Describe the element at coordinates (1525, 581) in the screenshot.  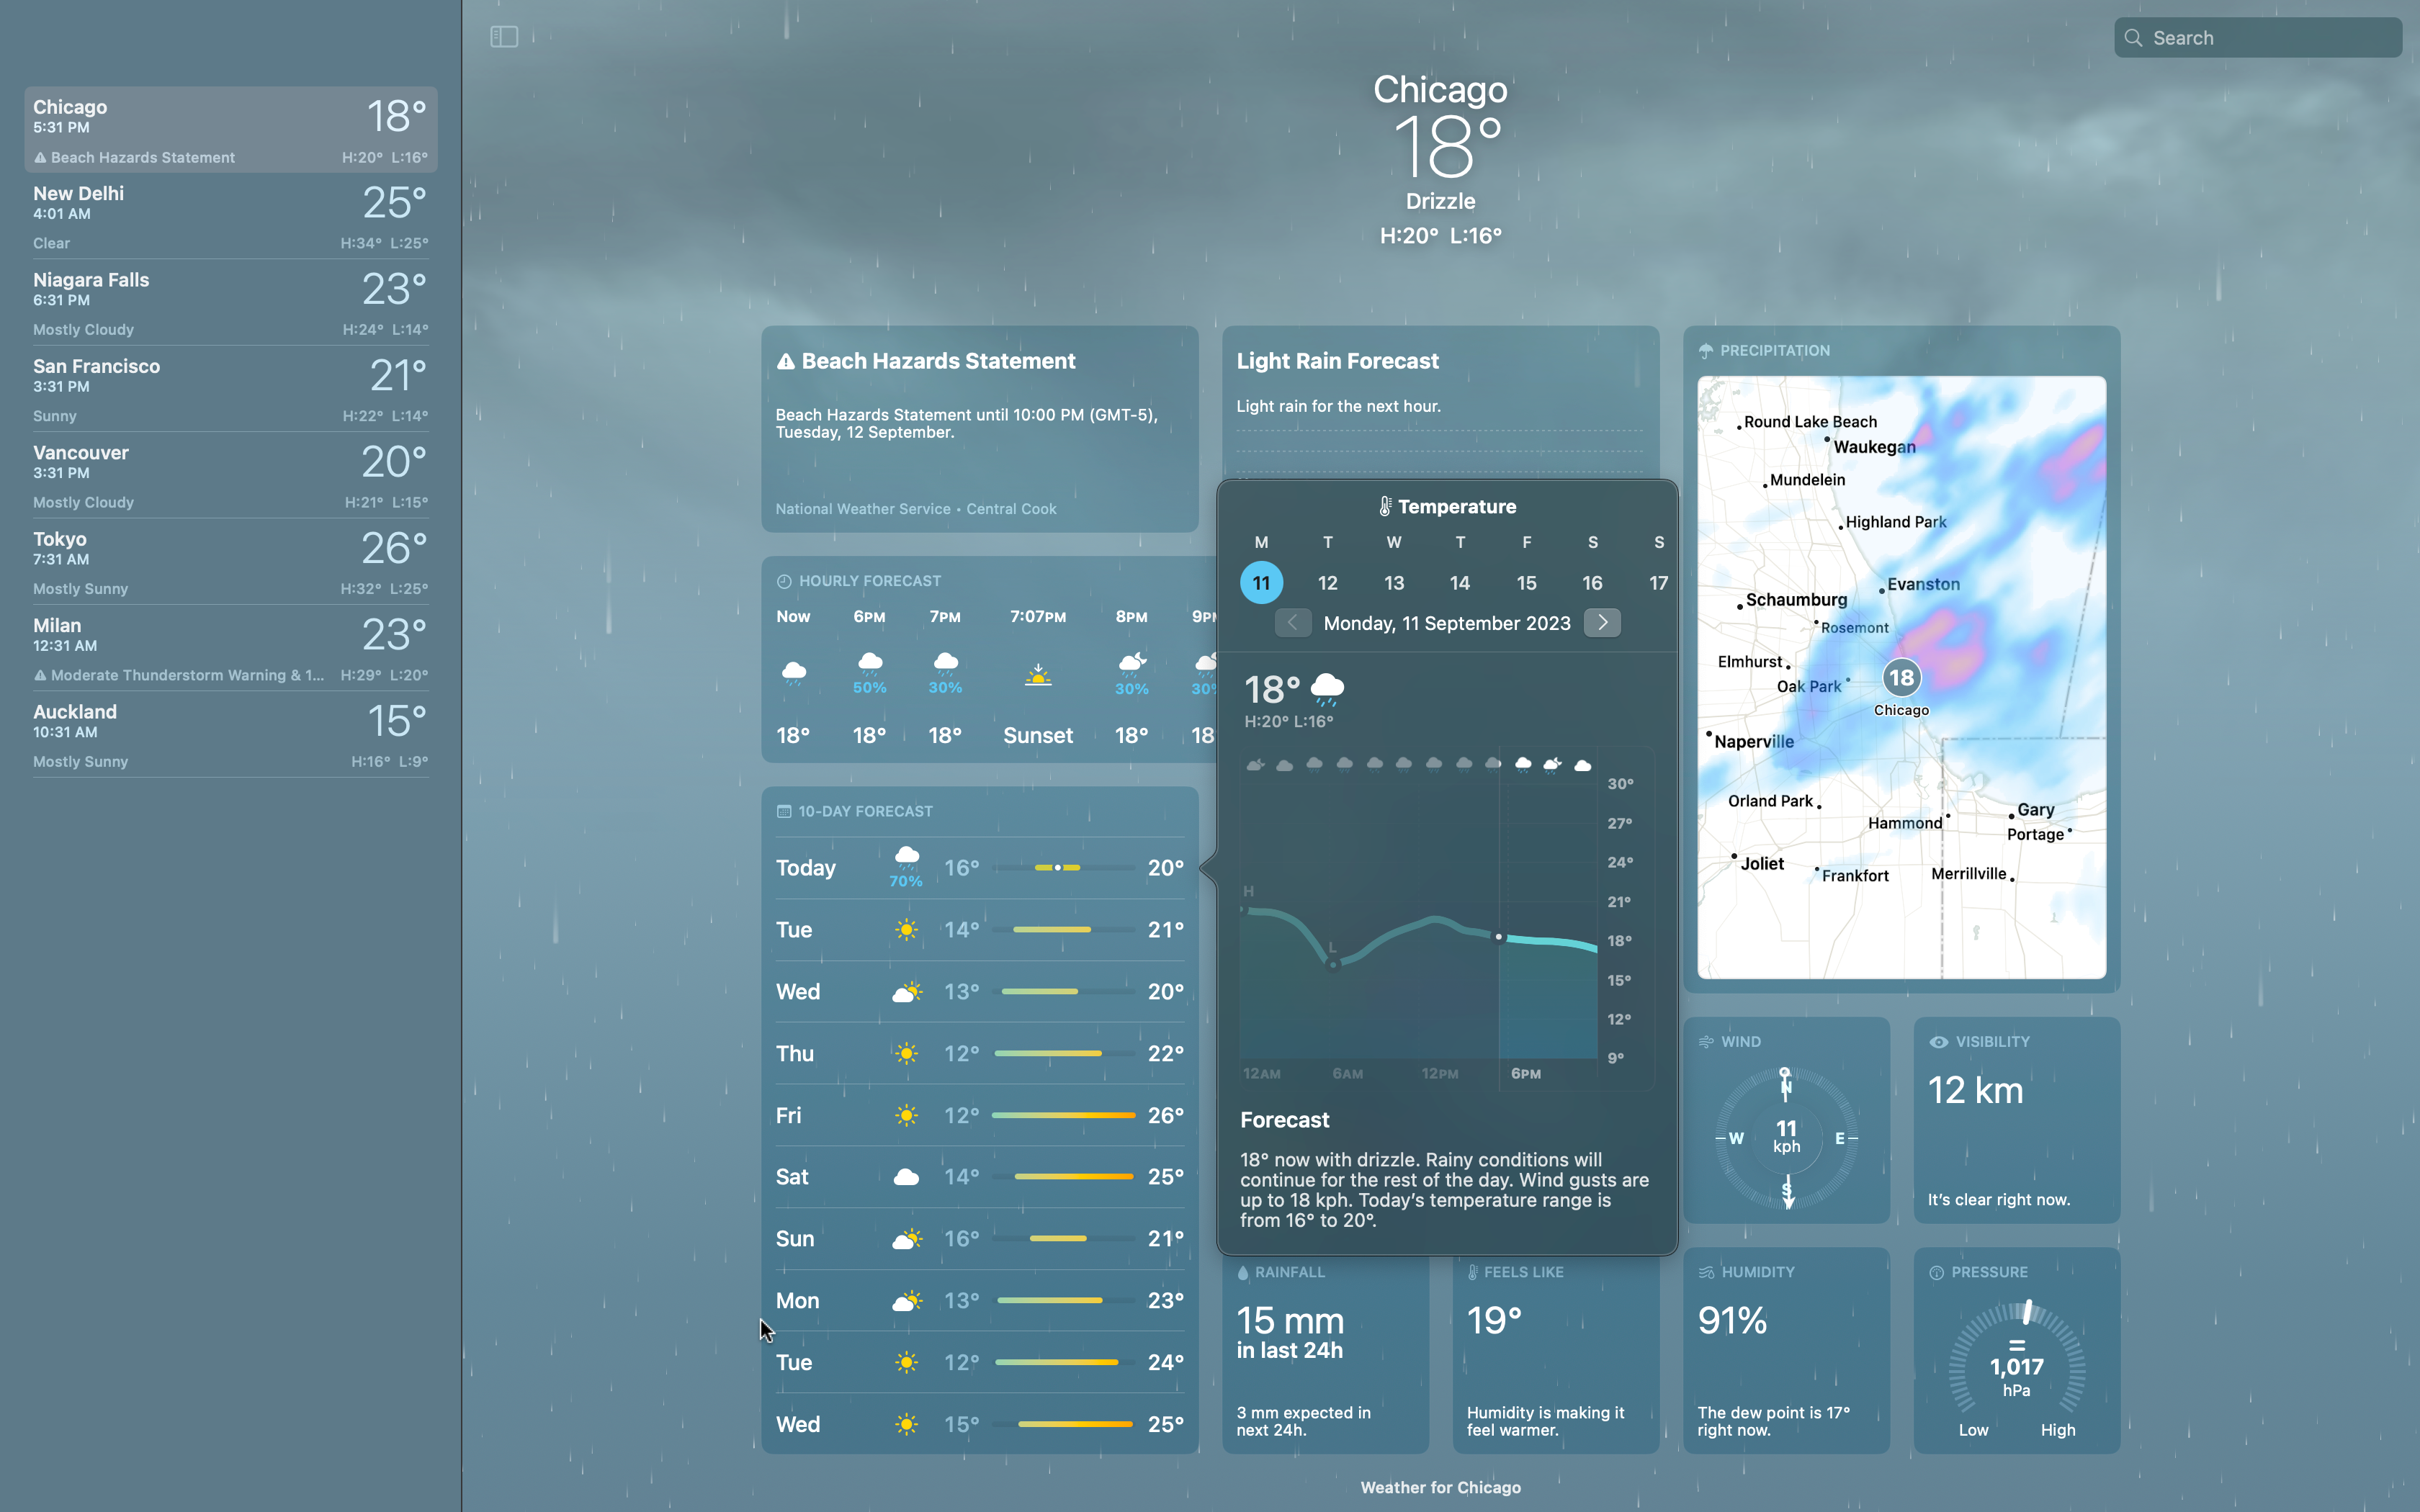
I see `Check the meteorological conditions of Chicago on the 15th` at that location.